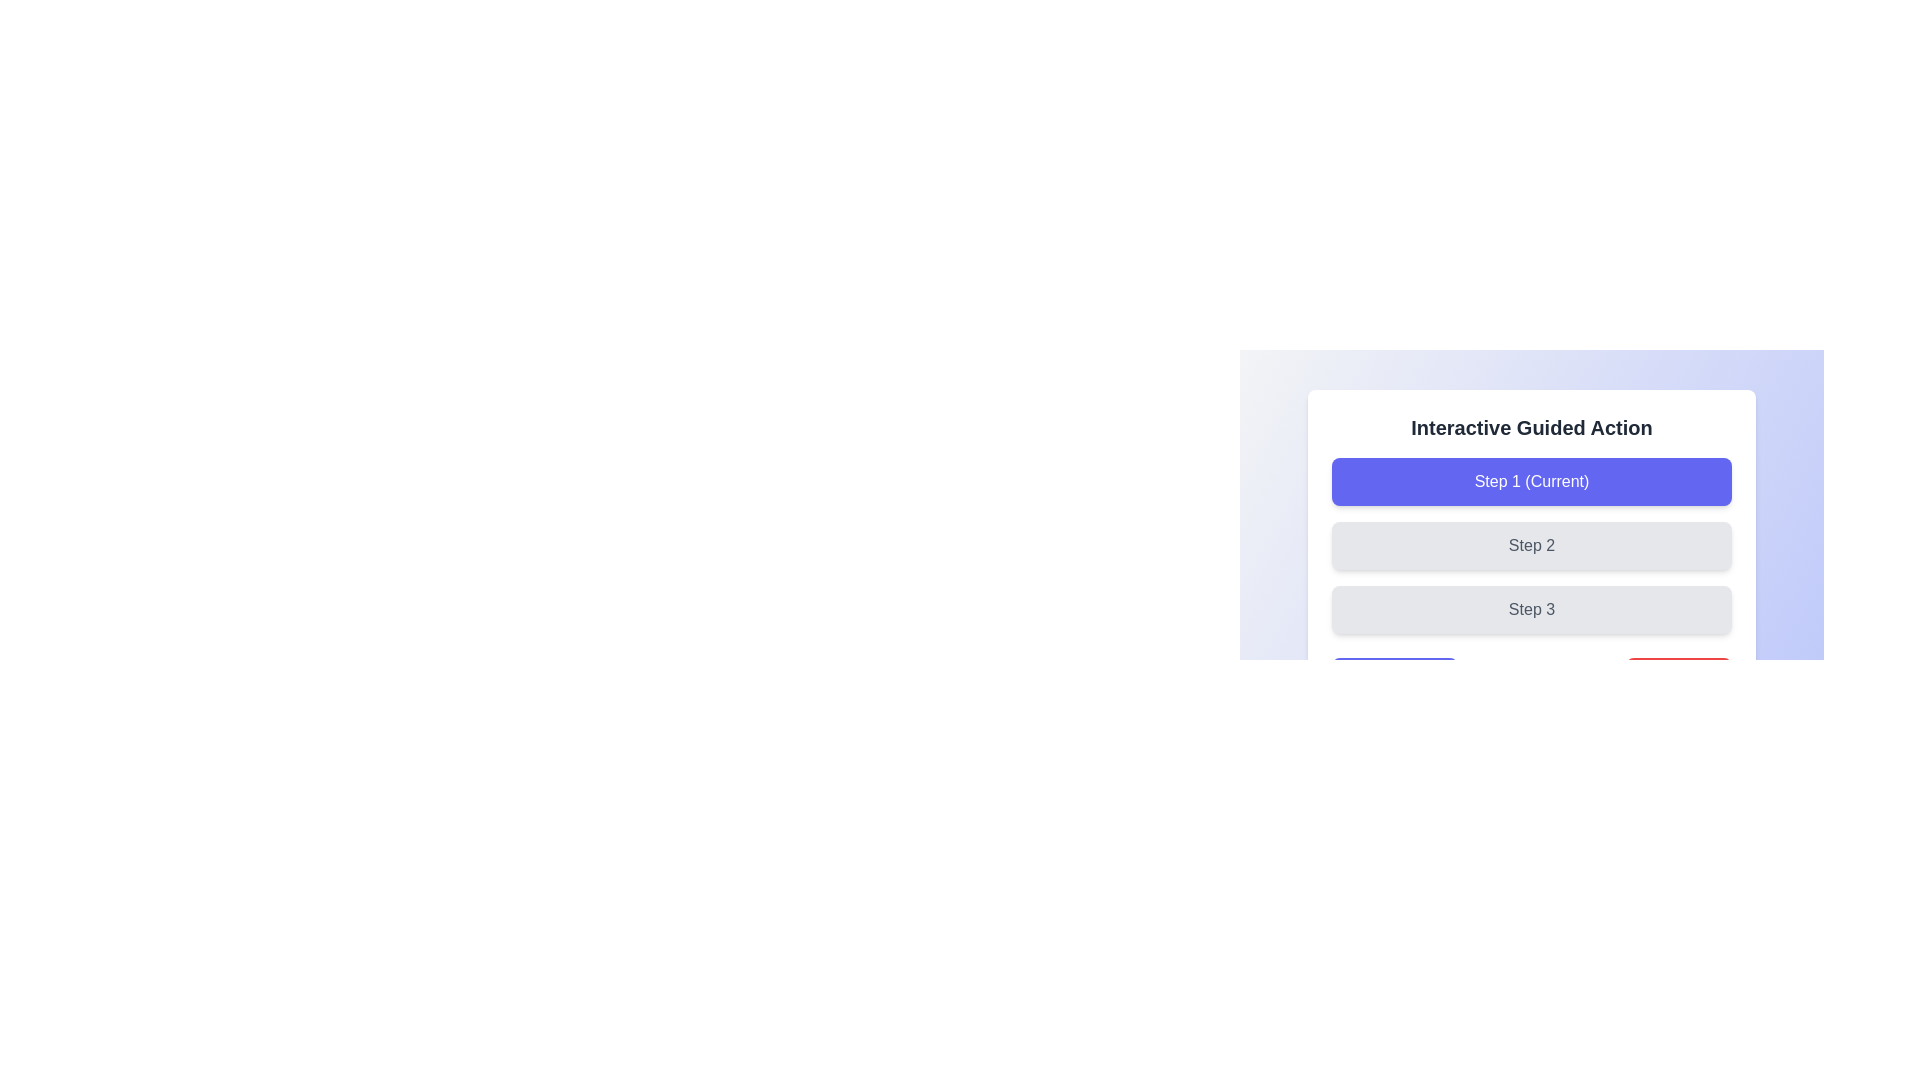  Describe the element at coordinates (1530, 555) in the screenshot. I see `the Step 2 button in the guided action sequence` at that location.